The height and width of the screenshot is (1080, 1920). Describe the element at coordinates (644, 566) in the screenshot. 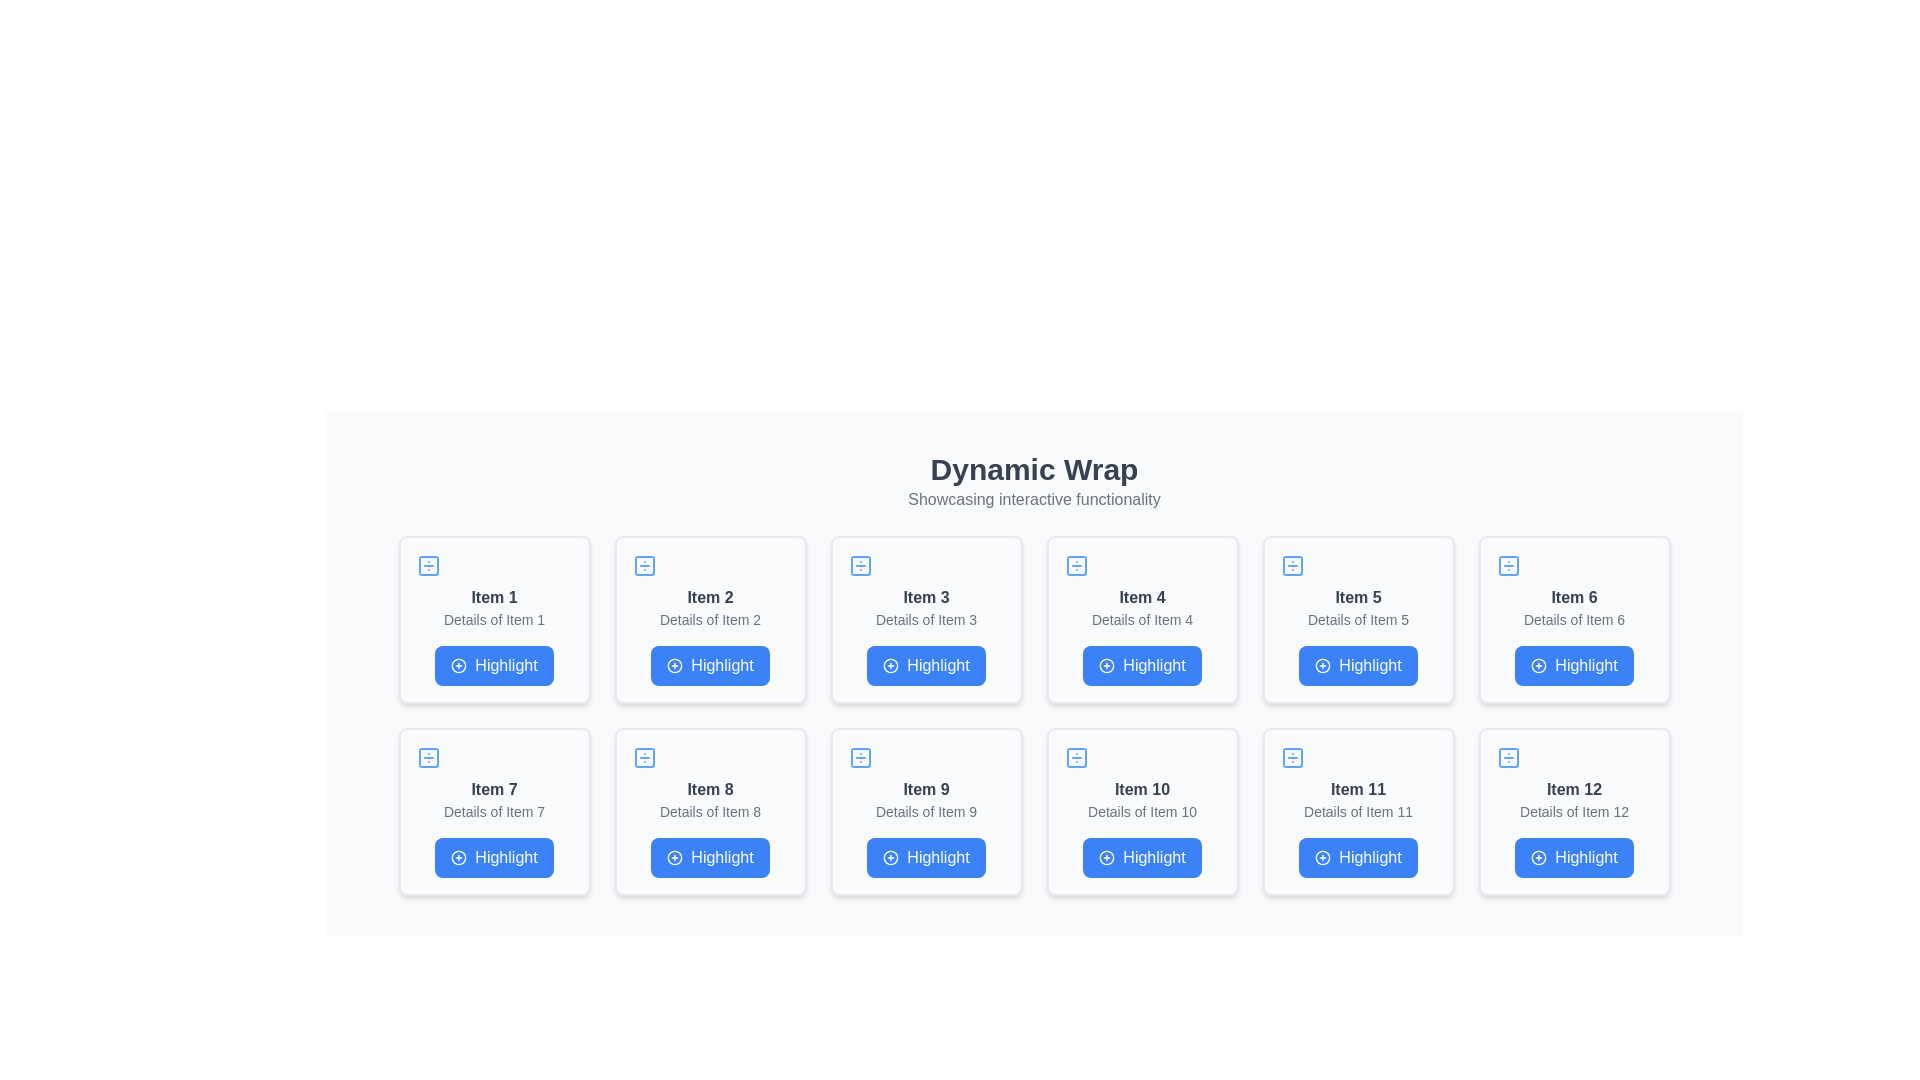

I see `the blue square icon with a cross-like divide located at the top-left of the 'Item 2' card` at that location.